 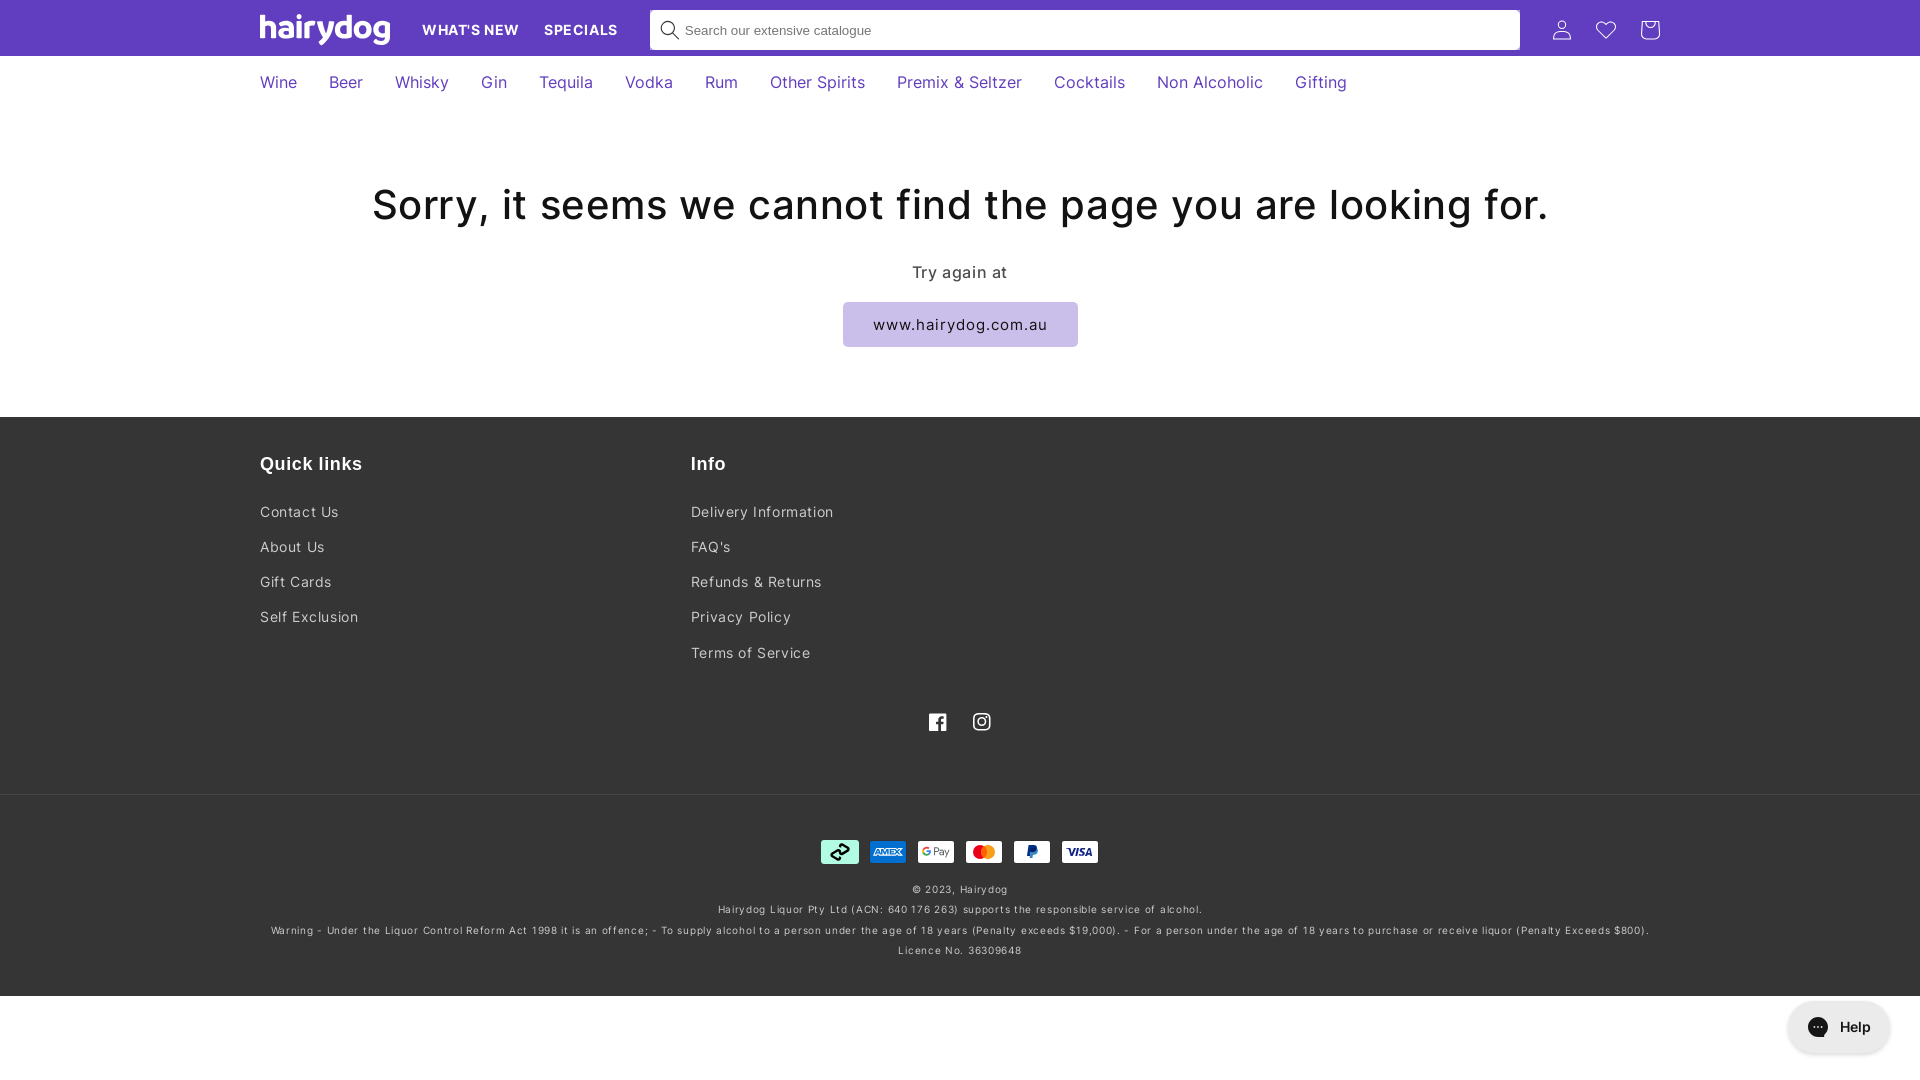 What do you see at coordinates (749, 652) in the screenshot?
I see `'Terms of Service'` at bounding box center [749, 652].